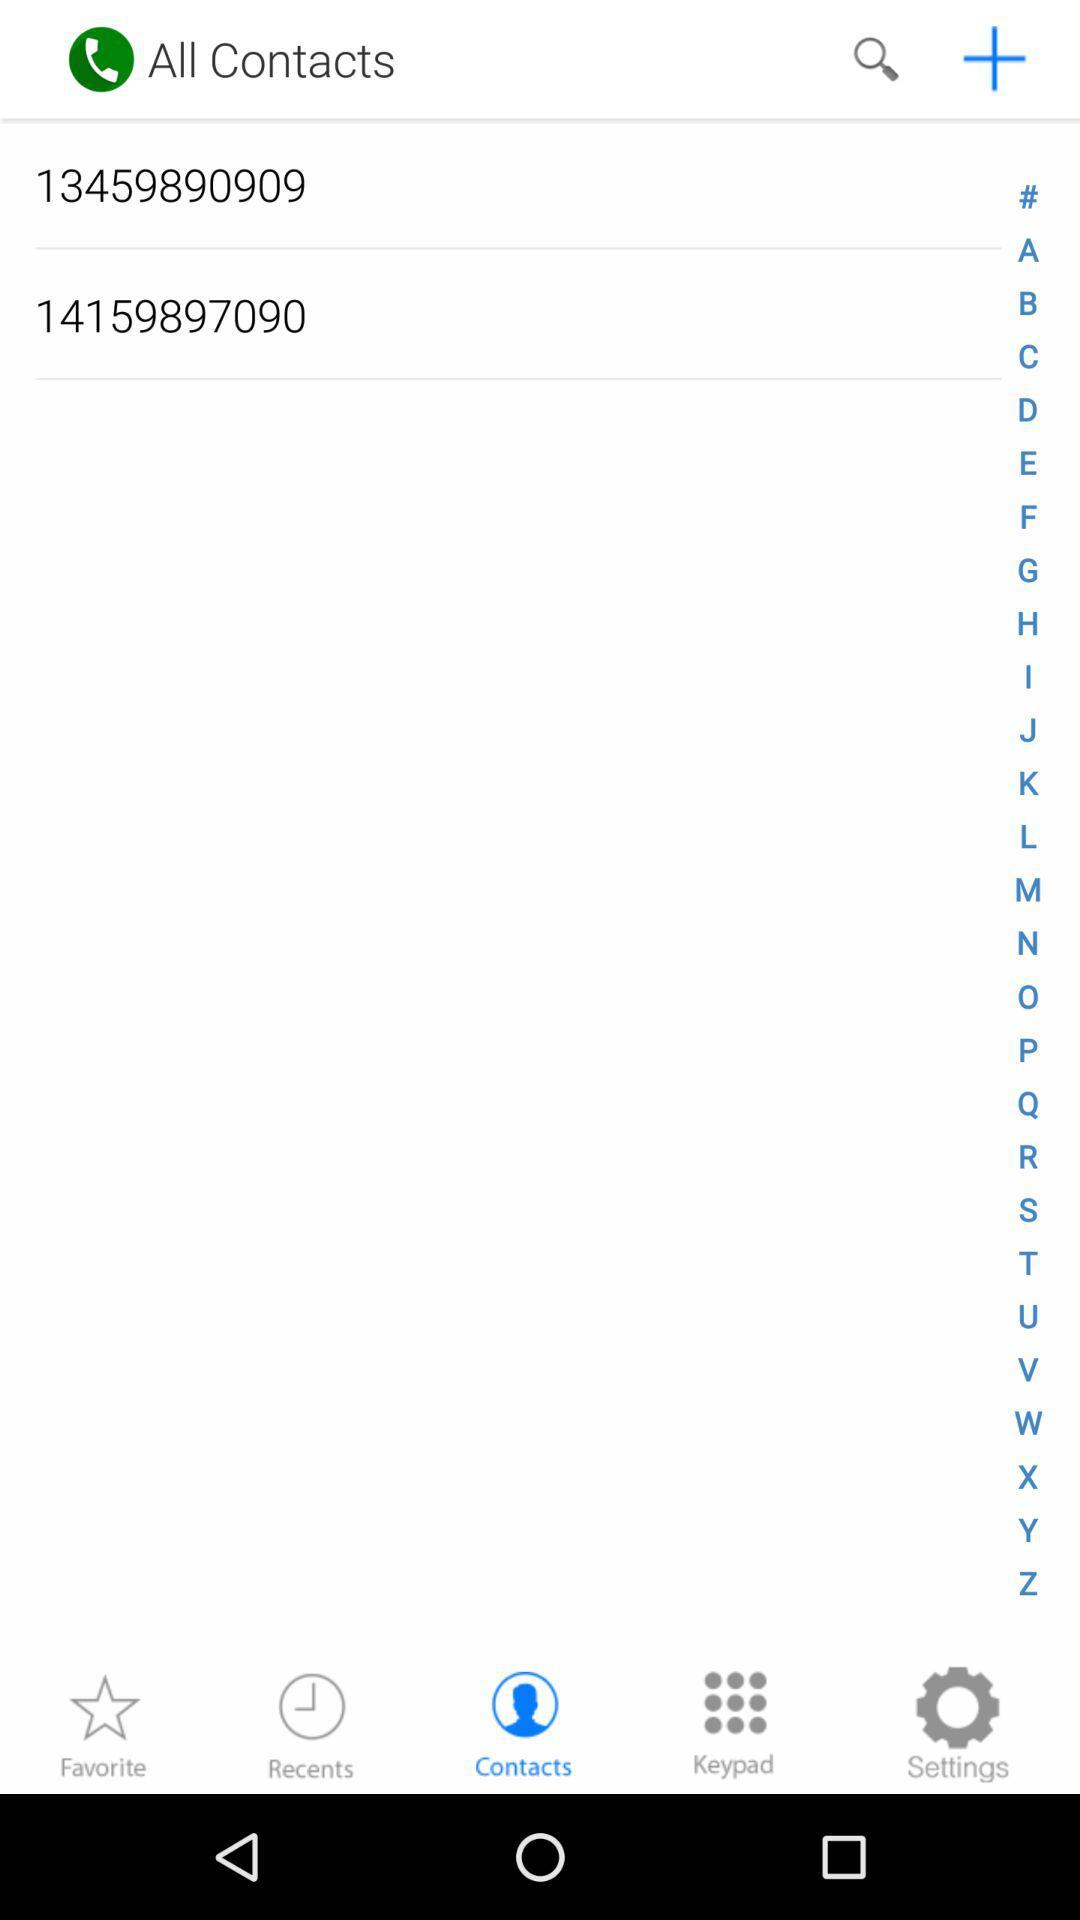 This screenshot has width=1080, height=1920. What do you see at coordinates (103, 1723) in the screenshot?
I see `favorites` at bounding box center [103, 1723].